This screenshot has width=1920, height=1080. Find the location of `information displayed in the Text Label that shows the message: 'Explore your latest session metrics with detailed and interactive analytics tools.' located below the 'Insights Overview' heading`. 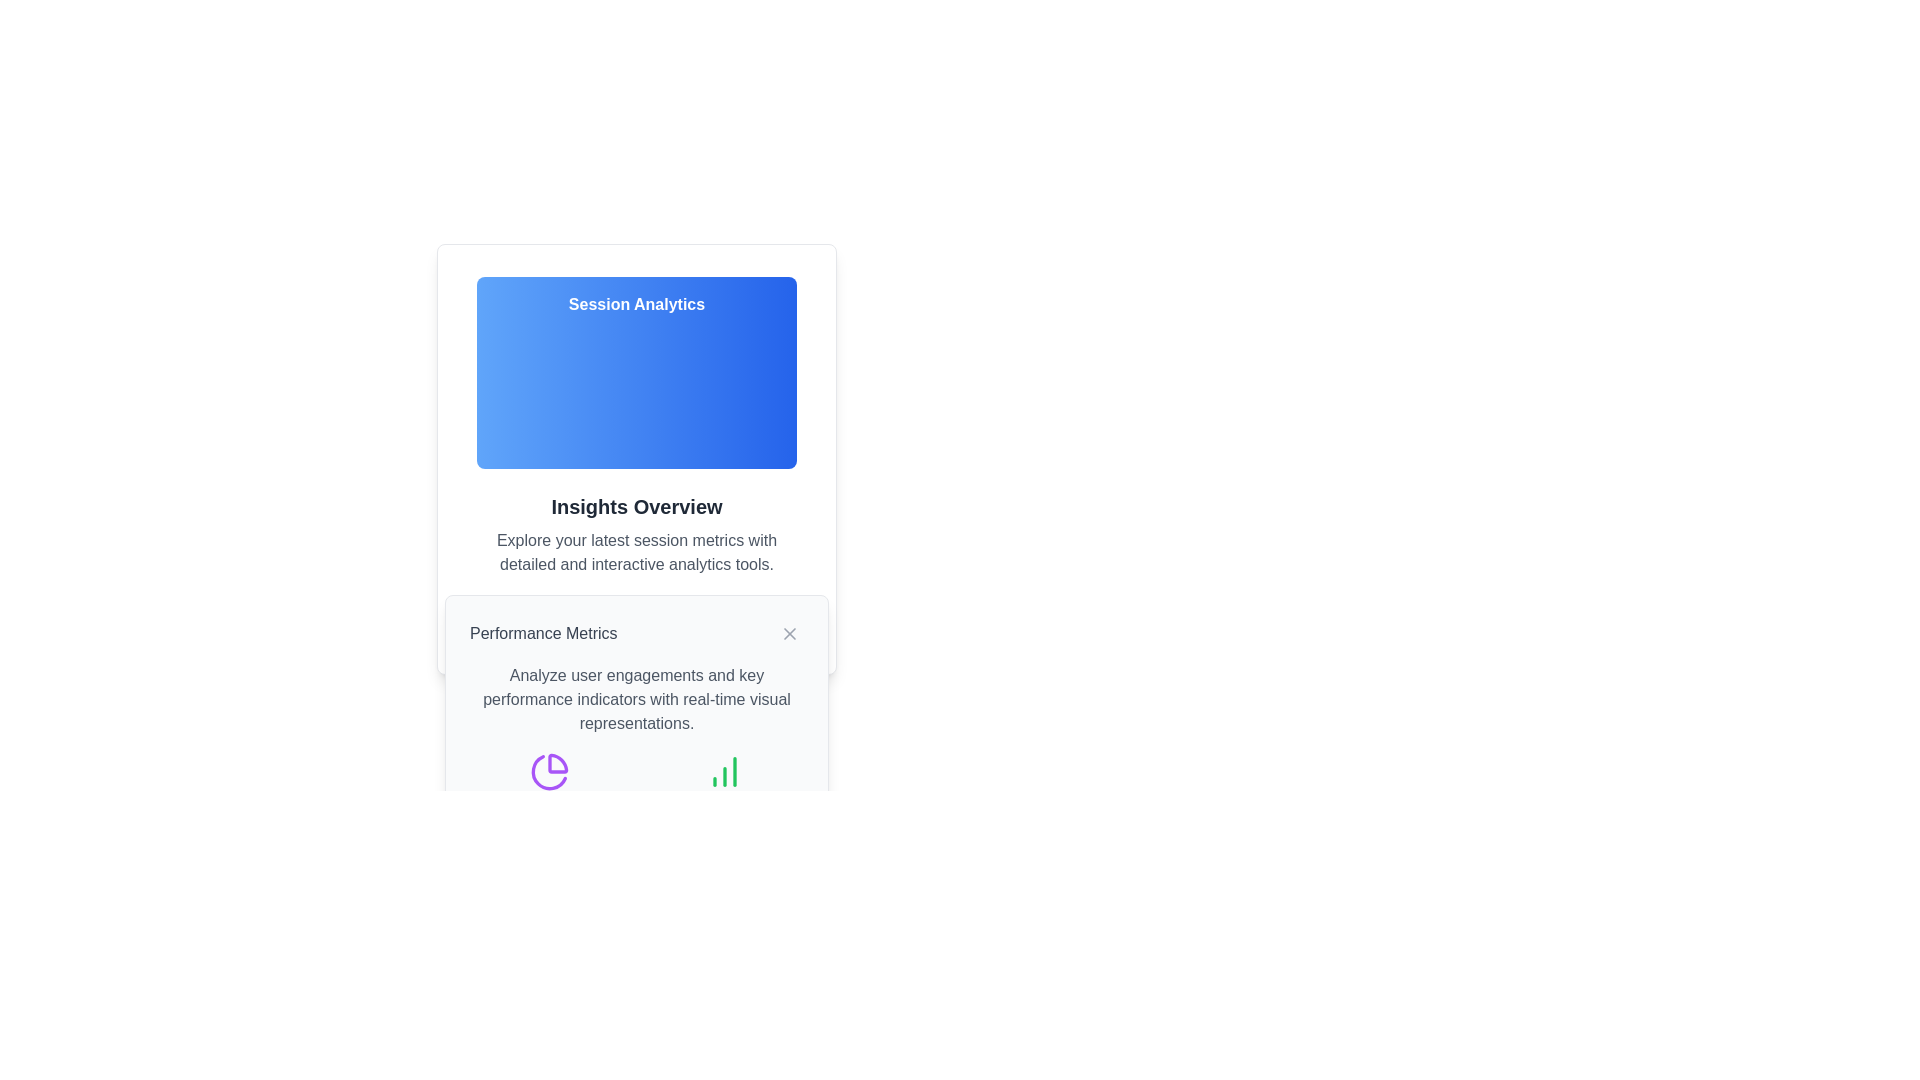

information displayed in the Text Label that shows the message: 'Explore your latest session metrics with detailed and interactive analytics tools.' located below the 'Insights Overview' heading is located at coordinates (636, 552).